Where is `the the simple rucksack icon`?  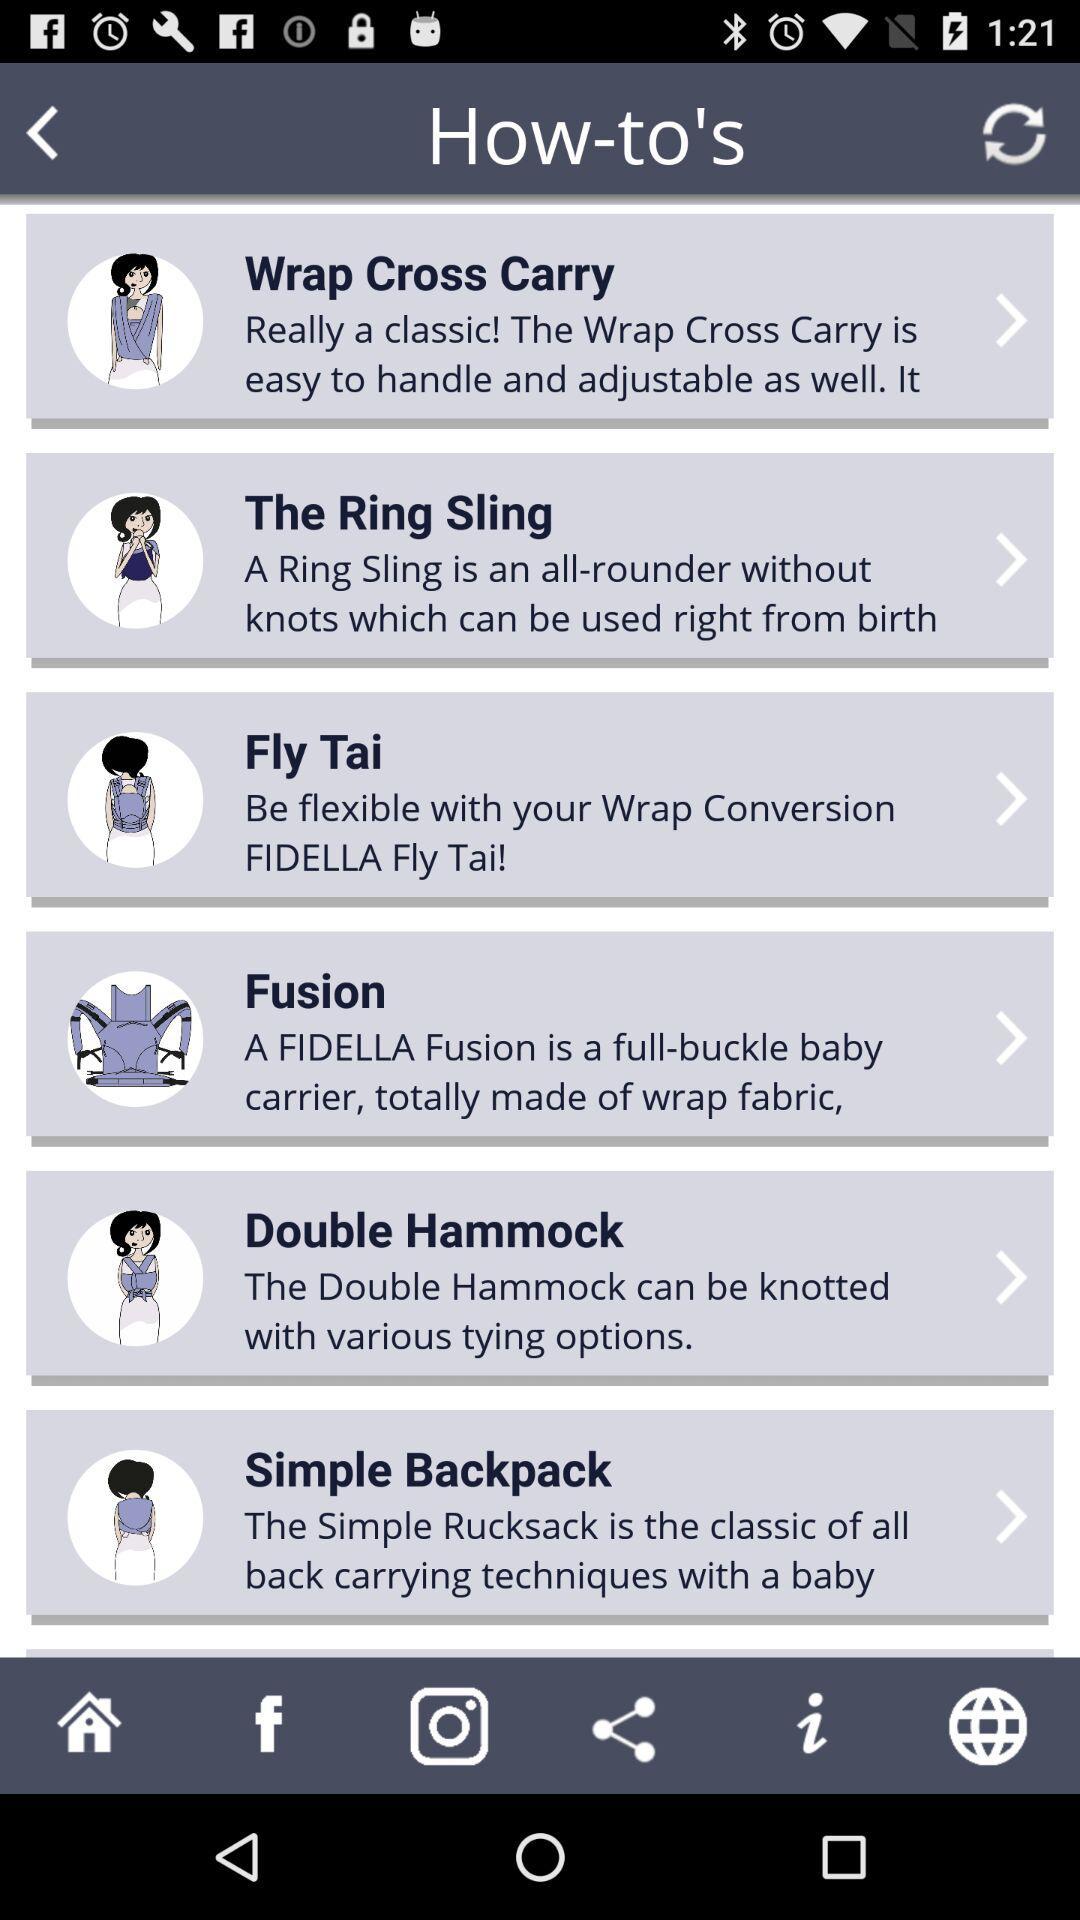 the the simple rucksack icon is located at coordinates (606, 1548).